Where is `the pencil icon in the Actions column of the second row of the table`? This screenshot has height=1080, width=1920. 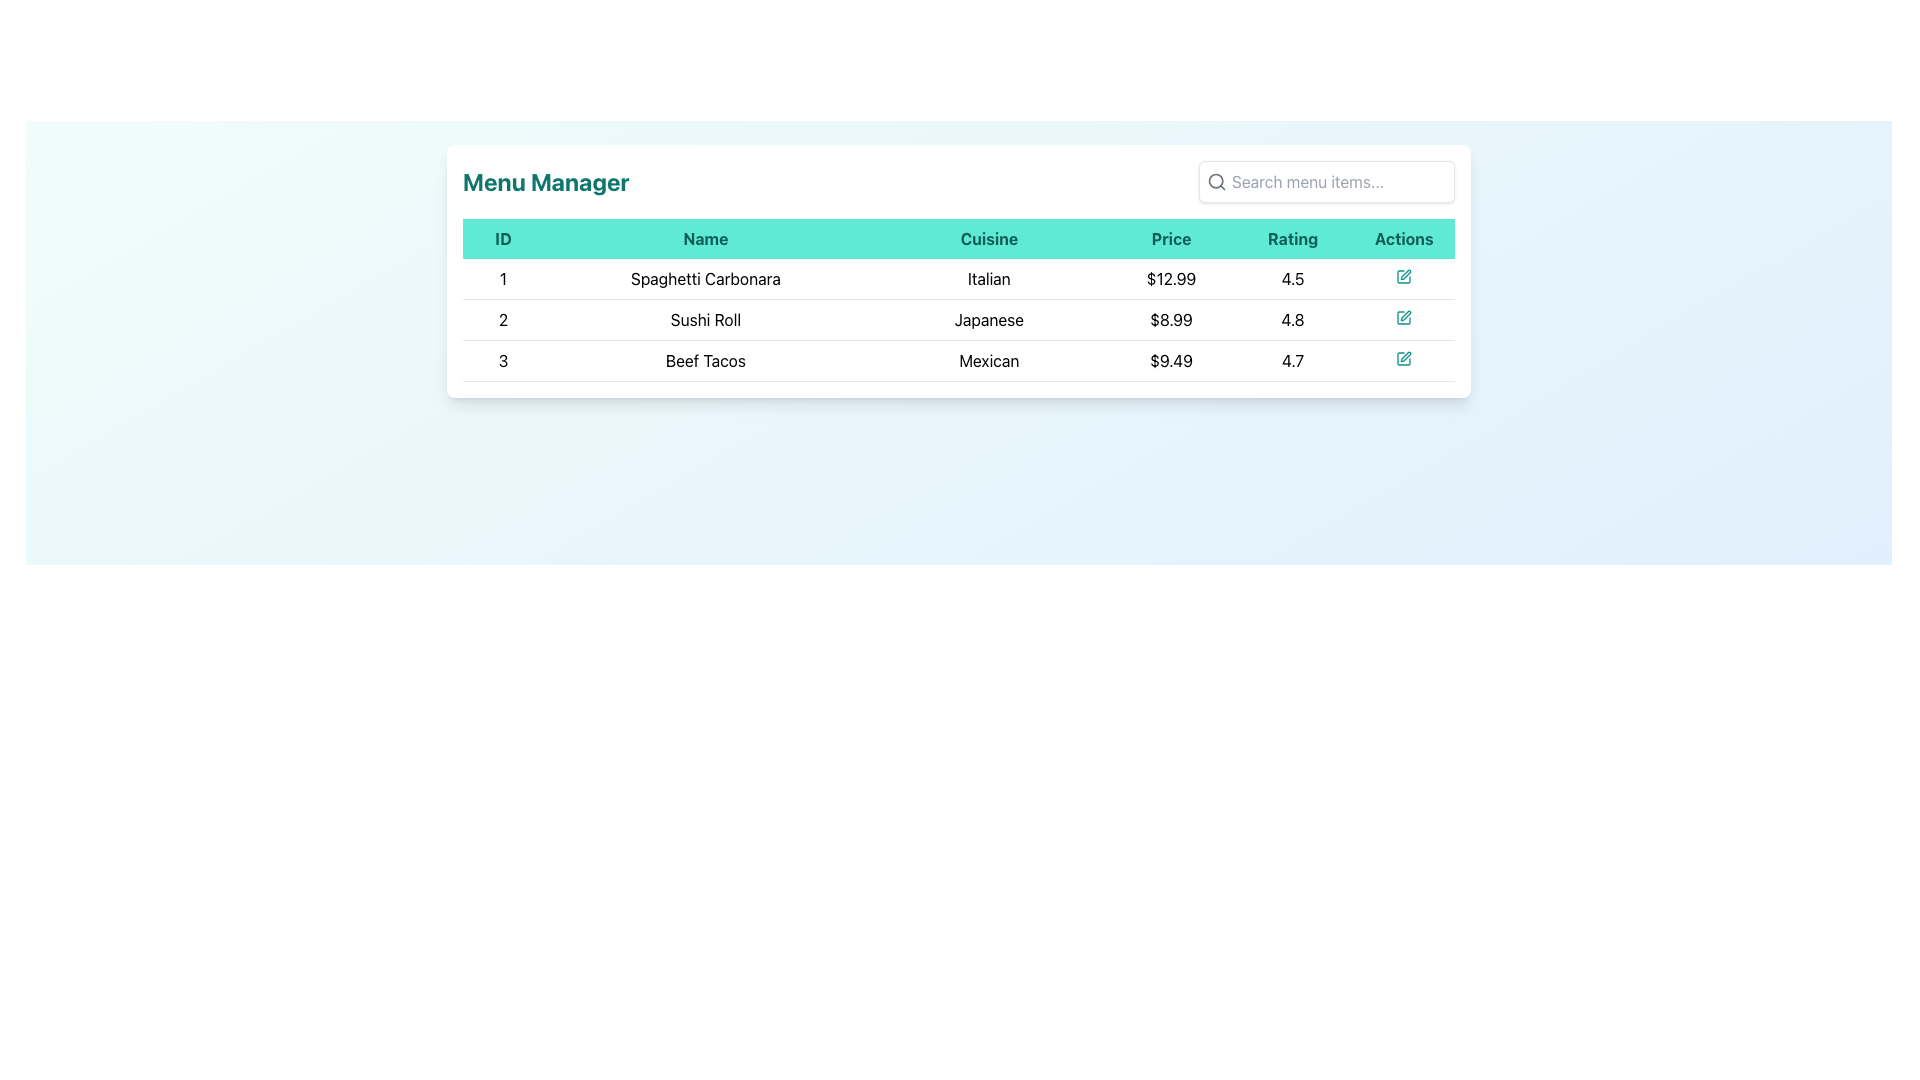
the pencil icon in the Actions column of the second row of the table is located at coordinates (1405, 315).